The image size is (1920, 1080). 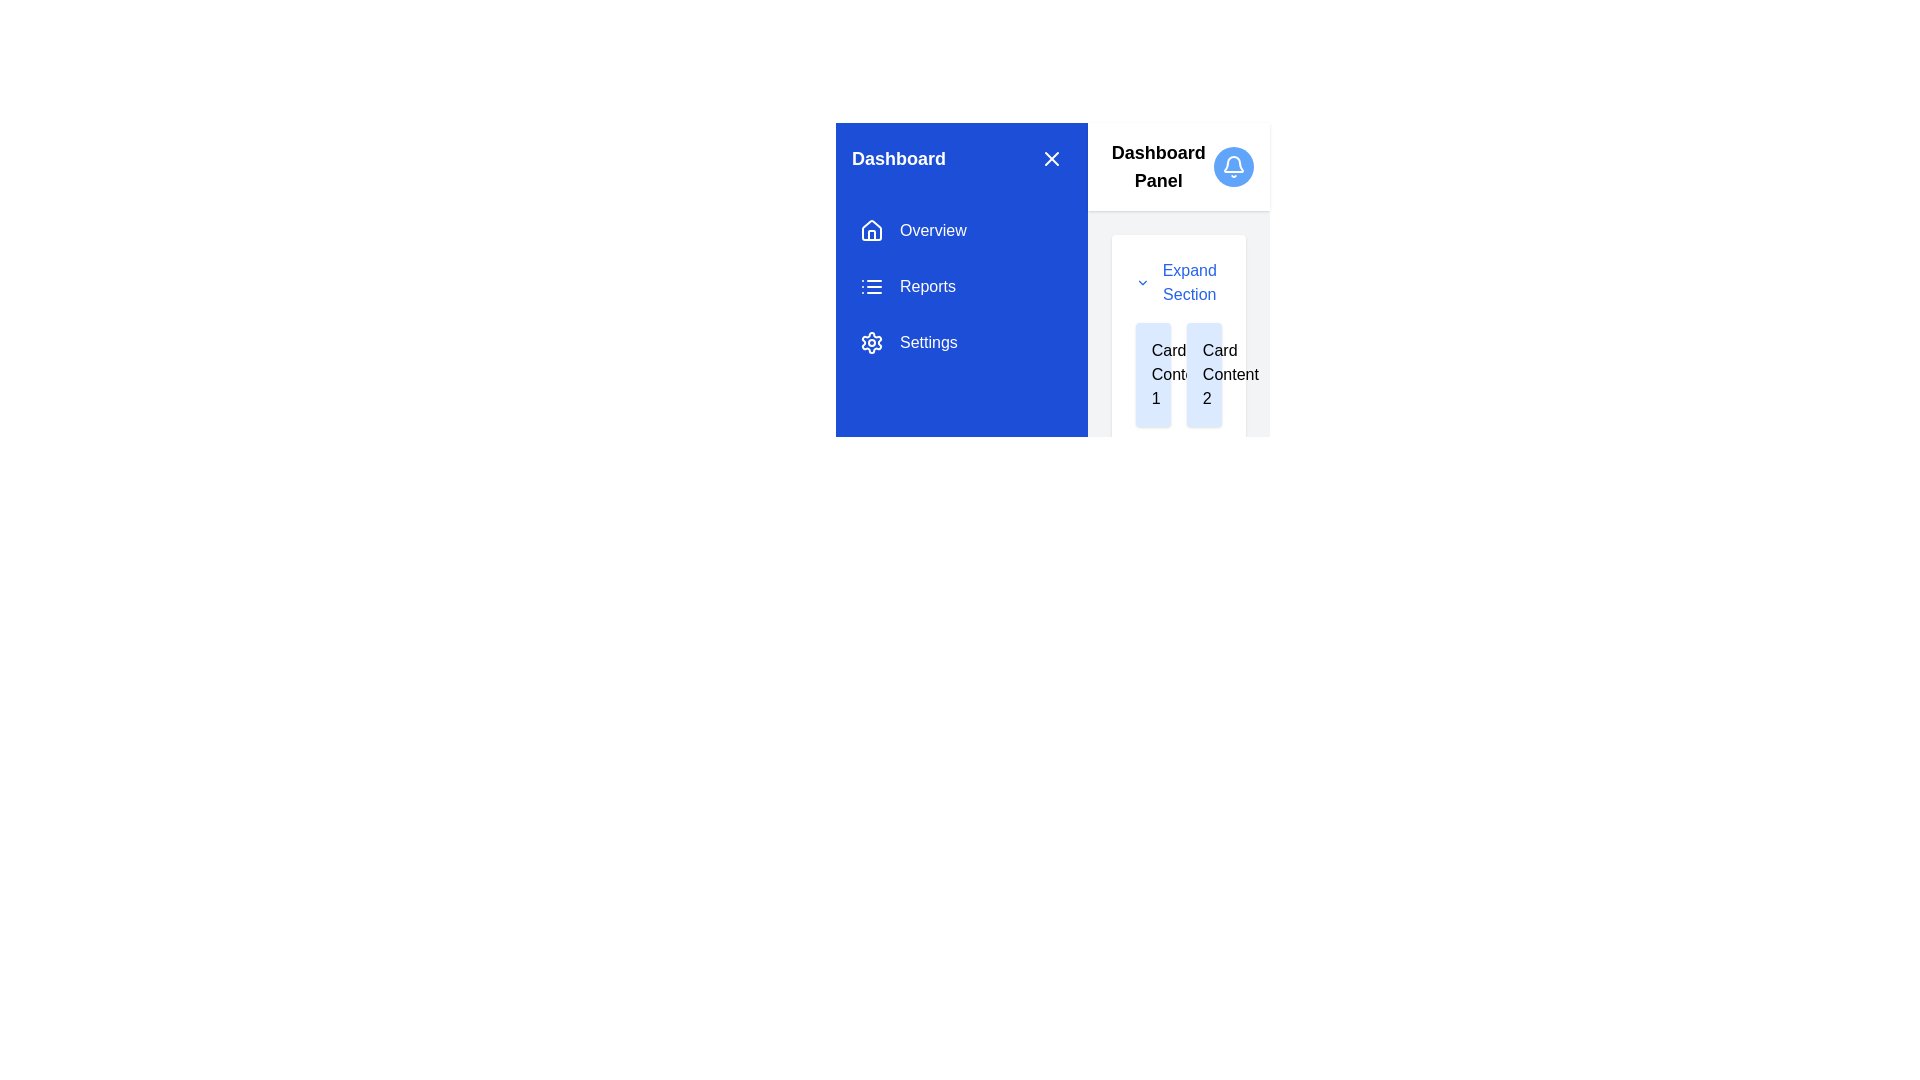 I want to click on the 'Reports' menu item represented by an icon of three horizontal lines with a white stroke on a blue background, located in the sidebar navigation menu, so click(x=872, y=286).